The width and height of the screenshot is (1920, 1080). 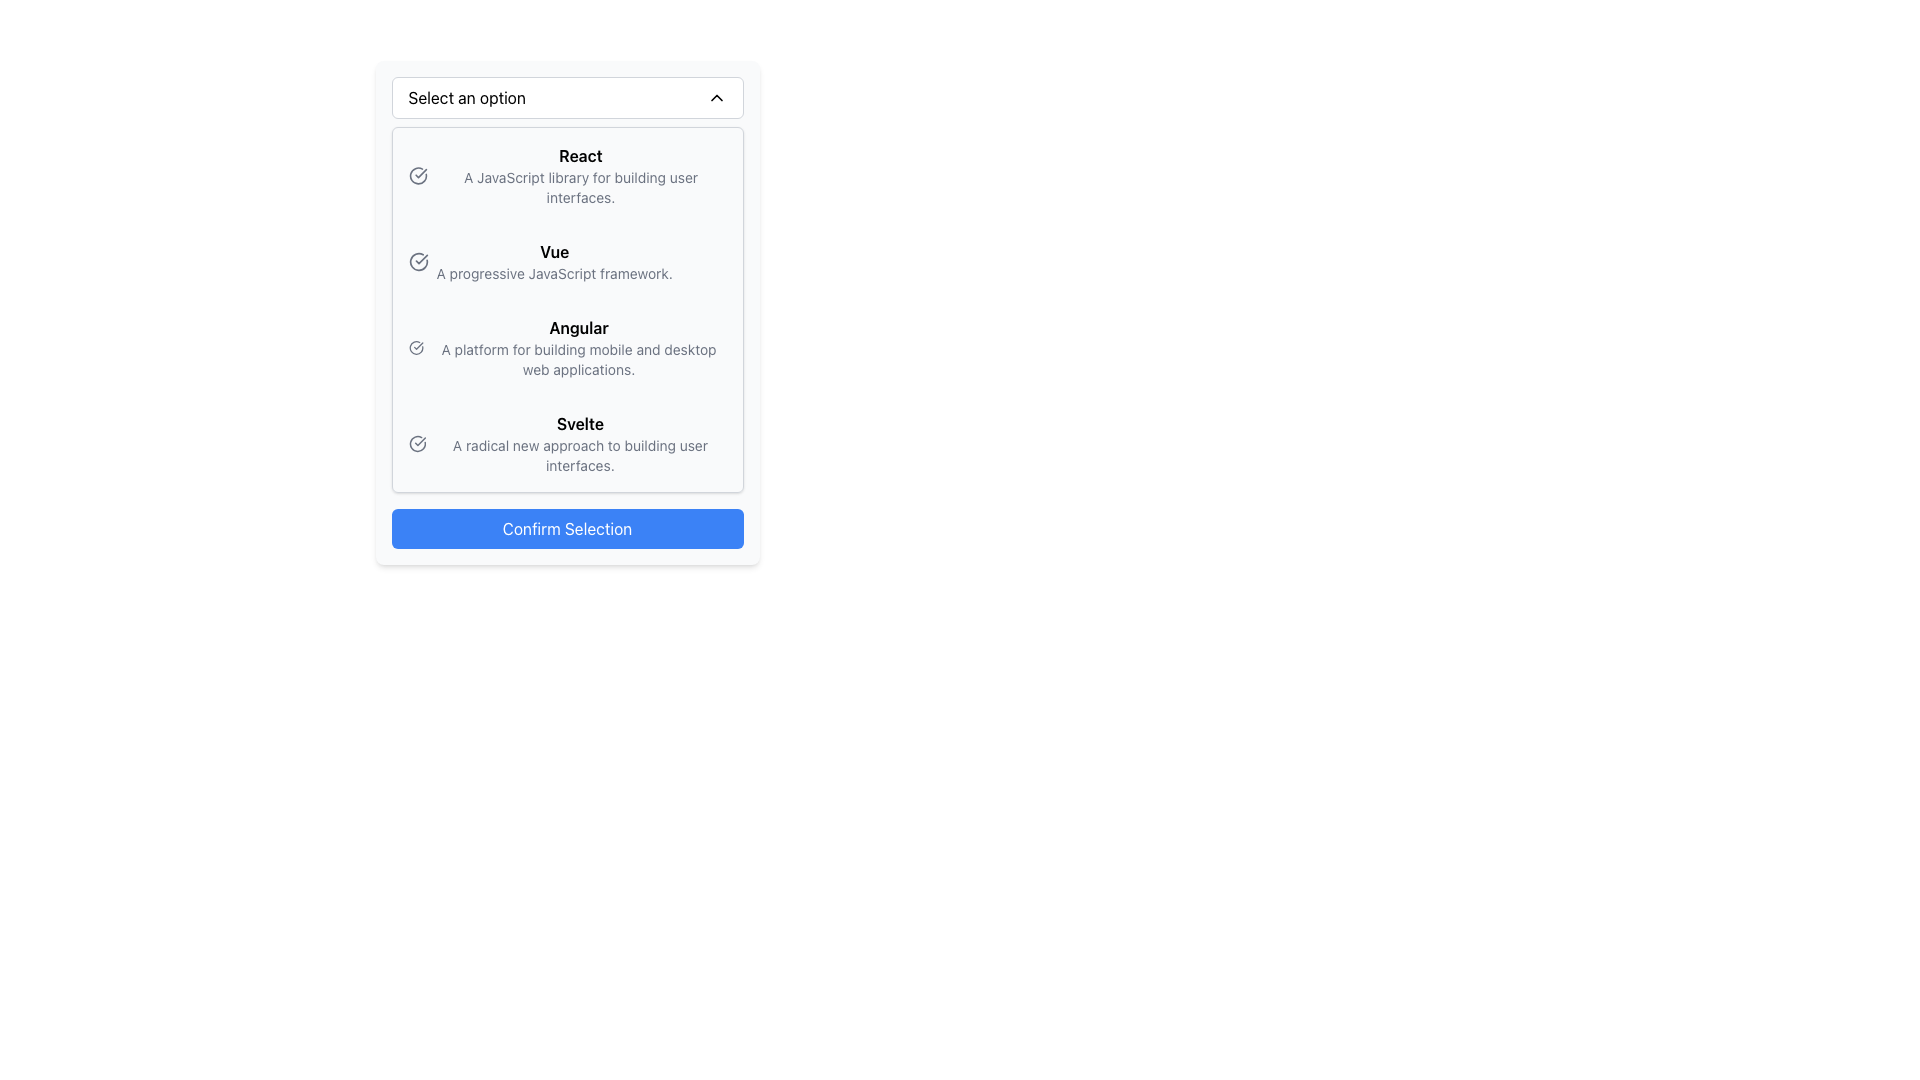 What do you see at coordinates (554, 273) in the screenshot?
I see `the text label displaying 'A progressive JavaScript framework.' which is located below the header 'Vue'` at bounding box center [554, 273].